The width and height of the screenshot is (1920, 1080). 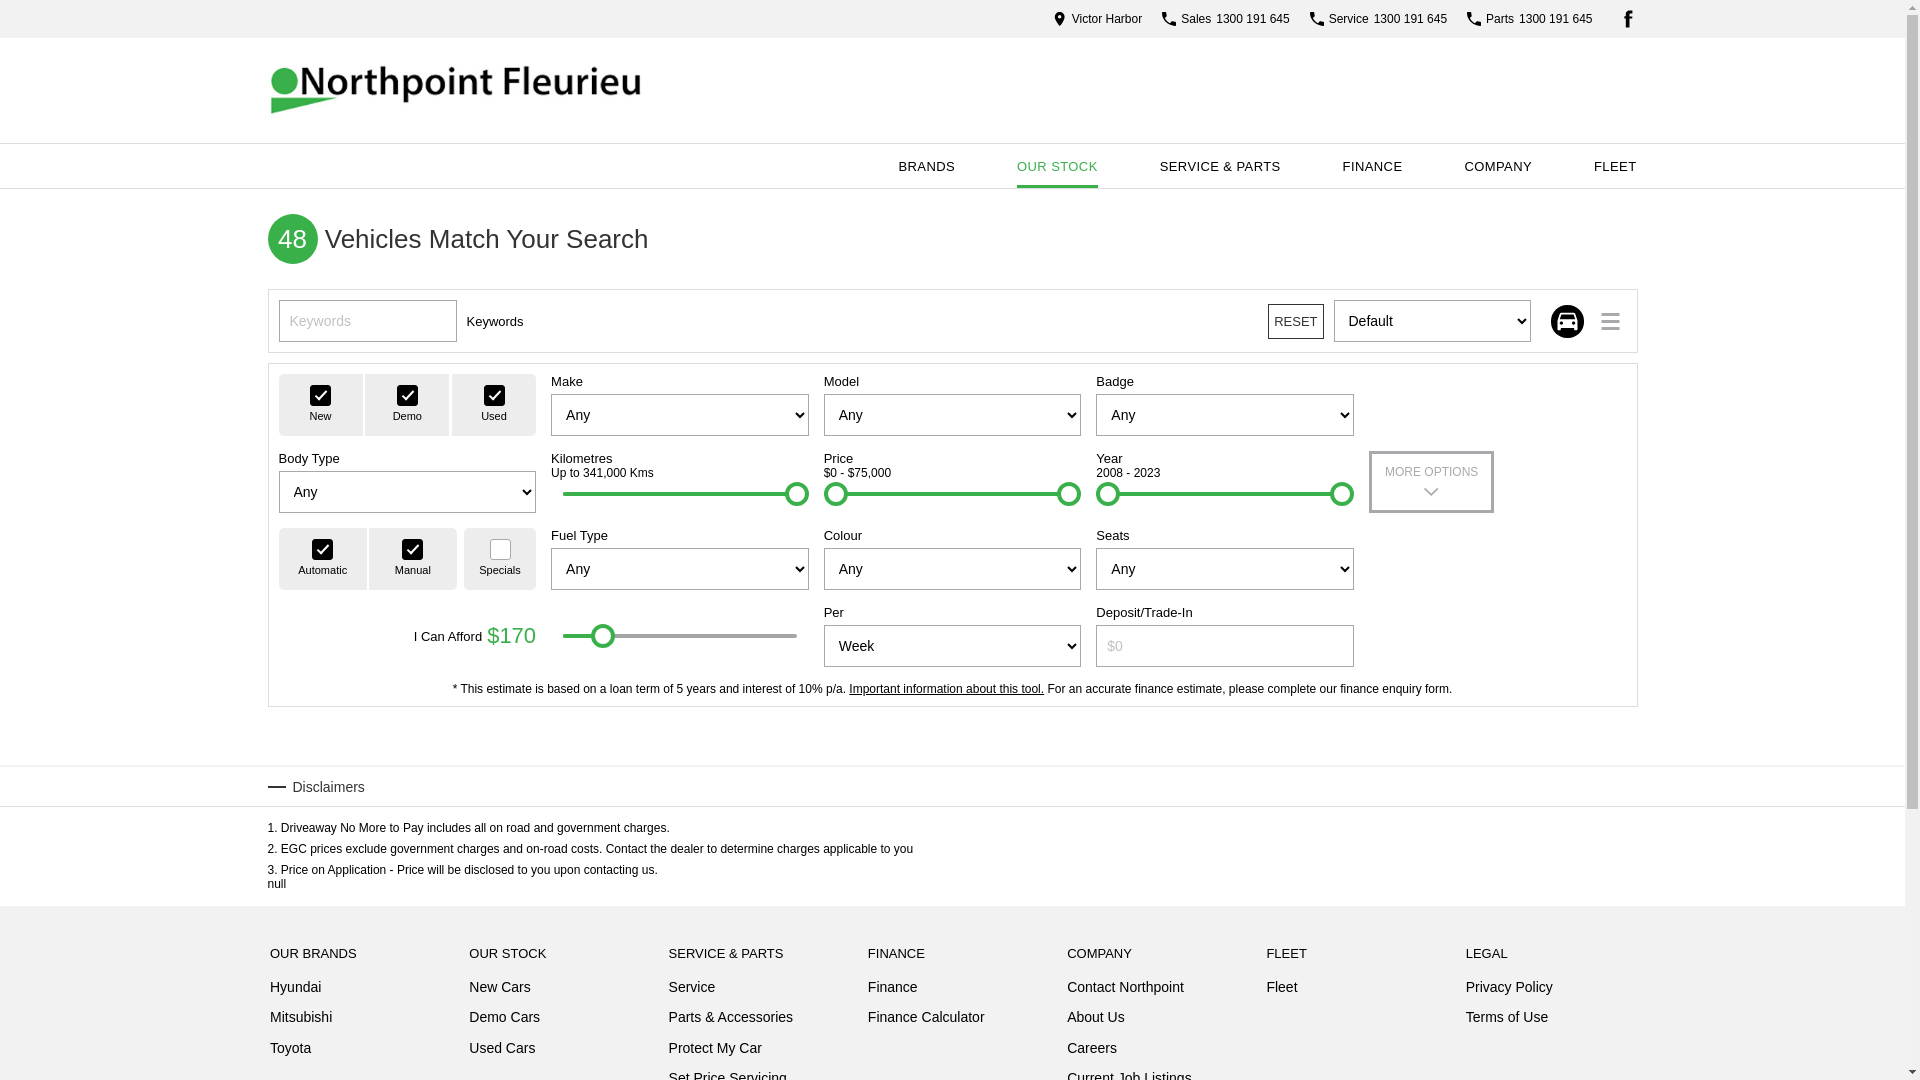 I want to click on 'FLEET', so click(x=1614, y=164).